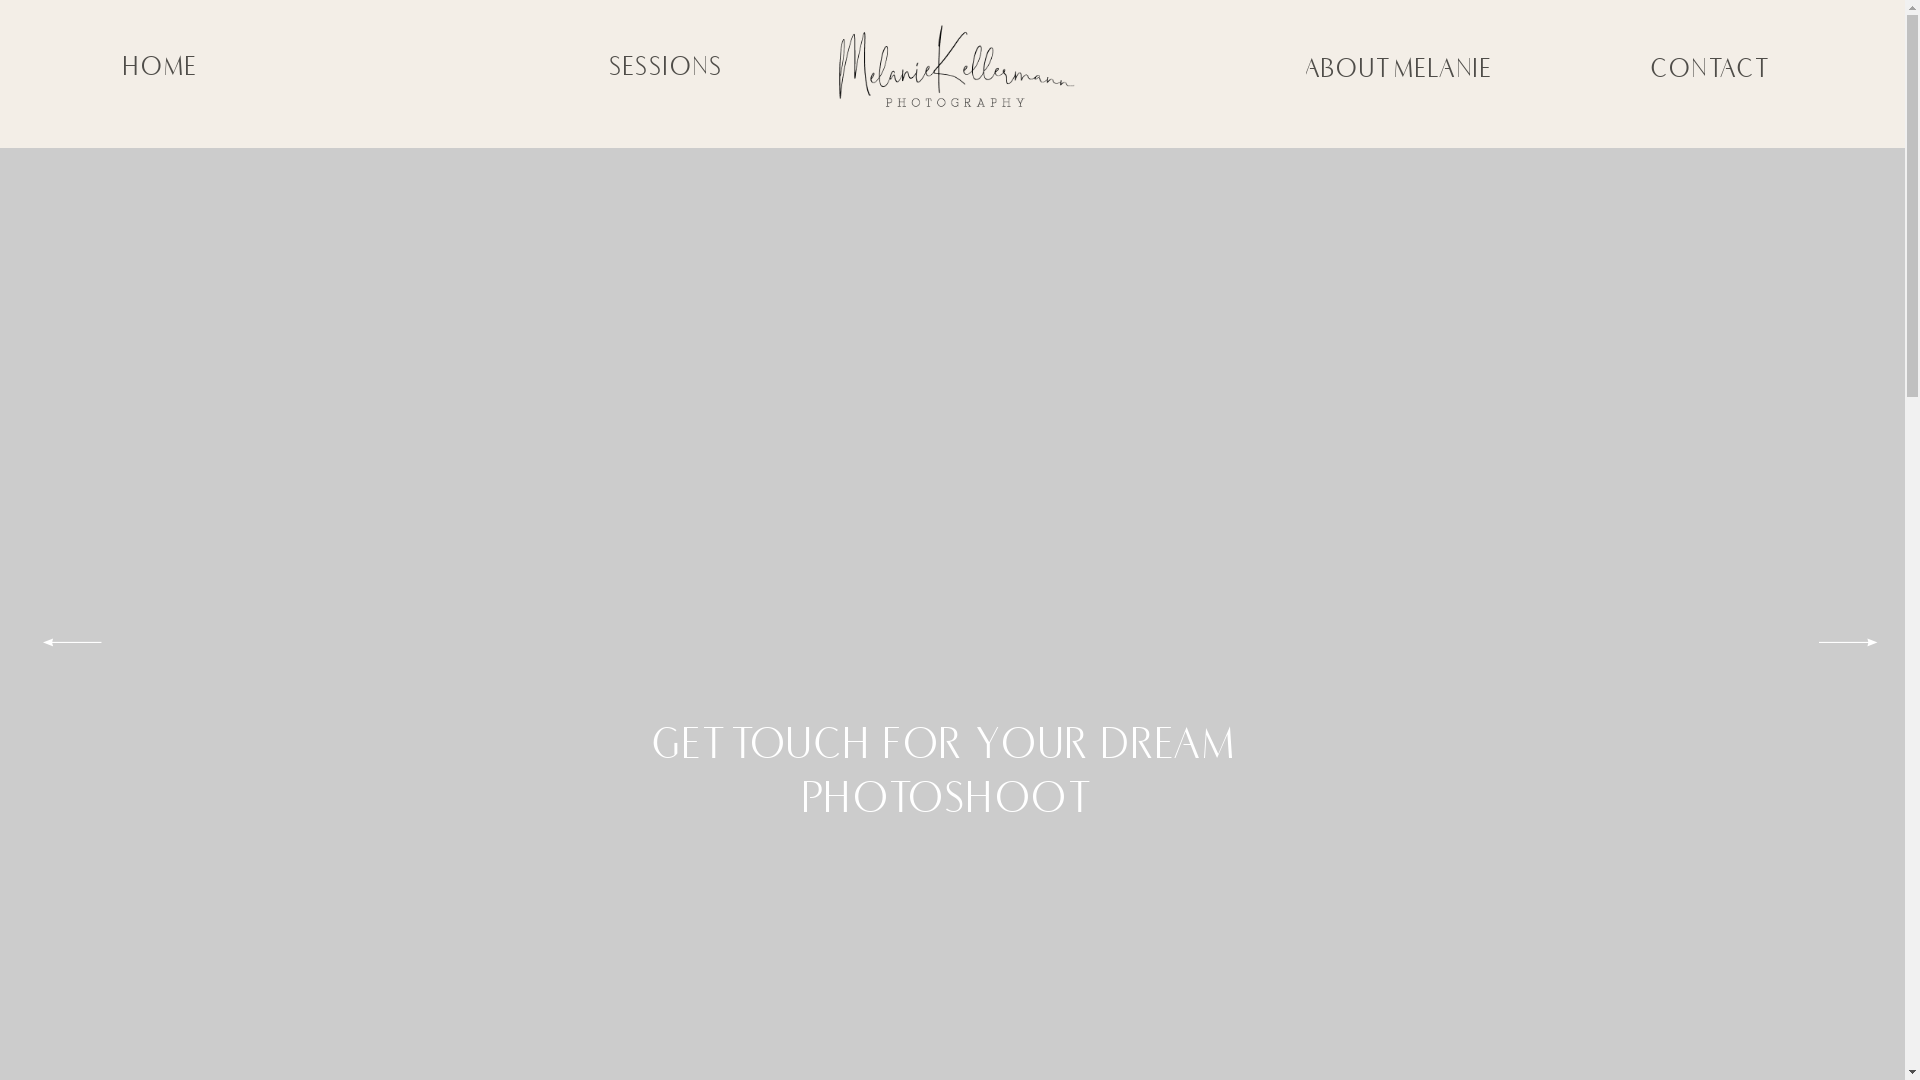 The height and width of the screenshot is (1080, 1920). I want to click on 'SESSIONS', so click(667, 65).